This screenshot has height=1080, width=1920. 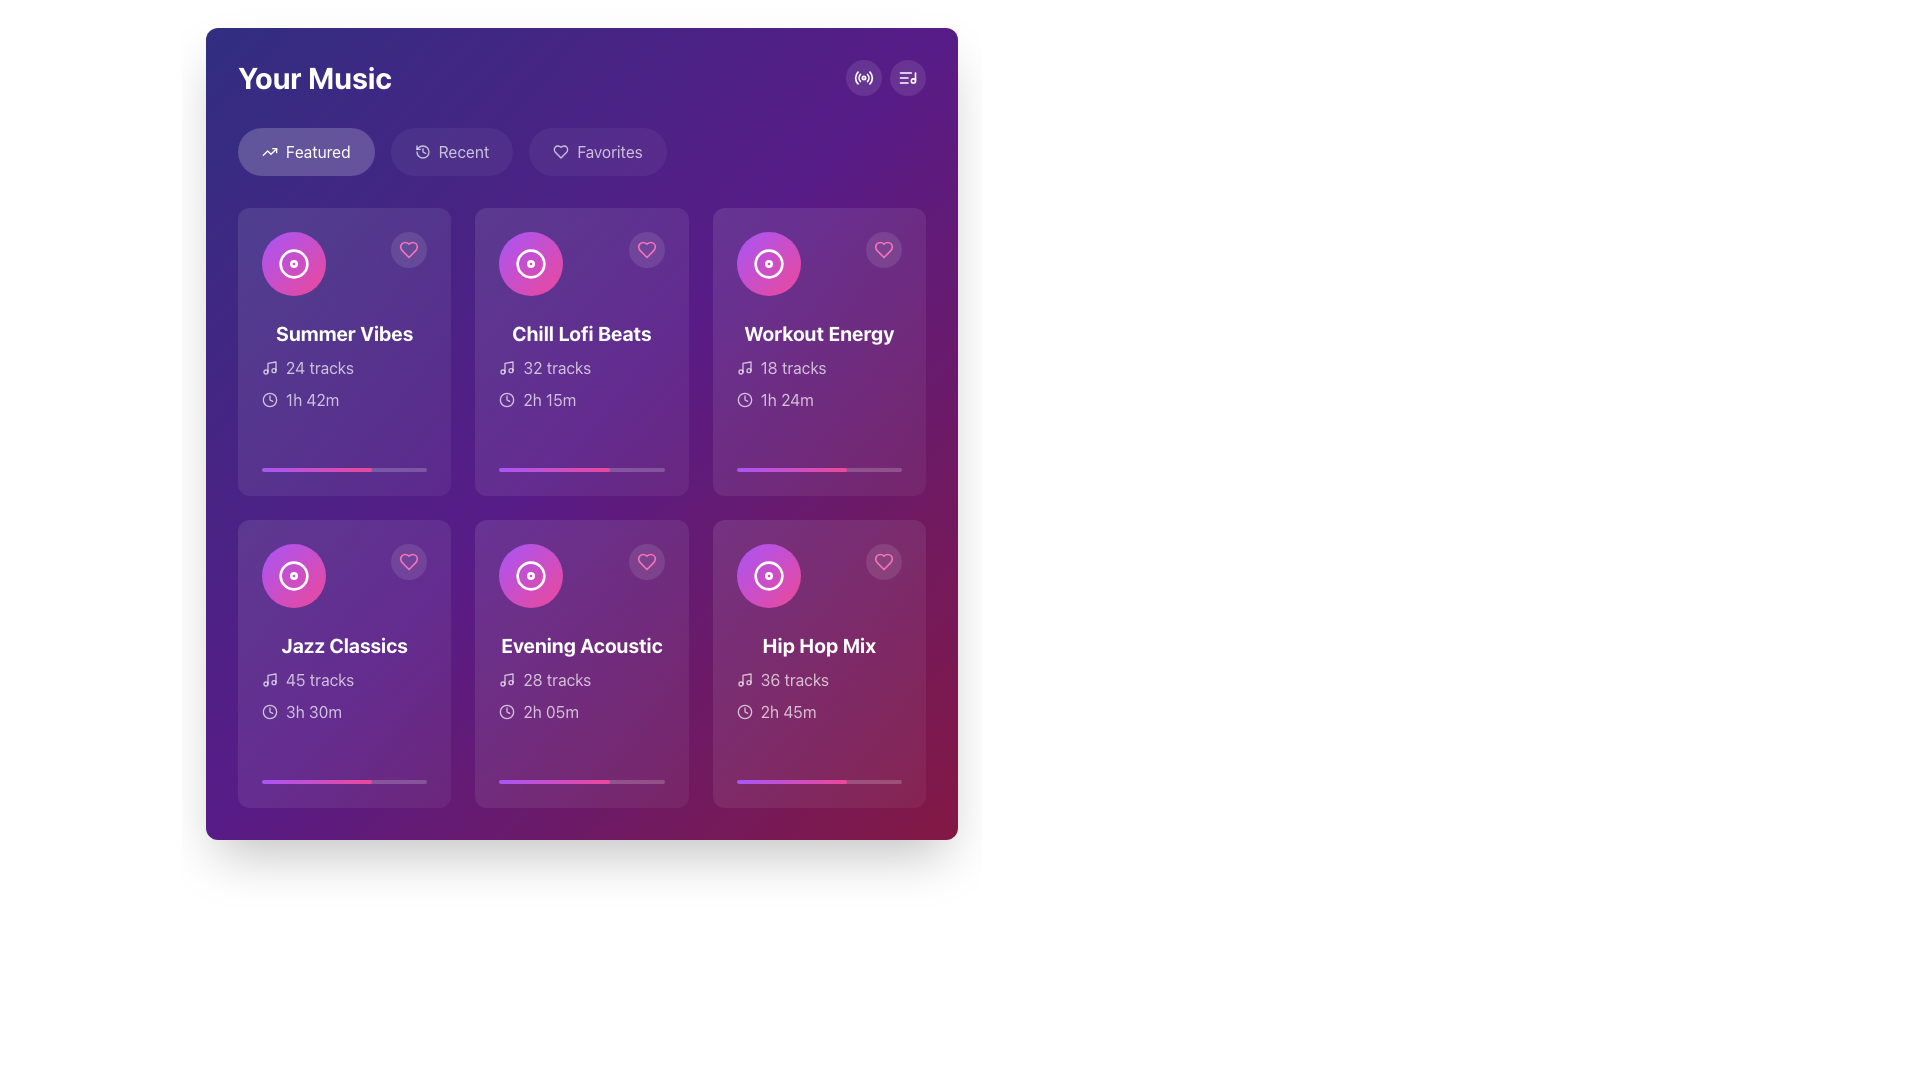 I want to click on the time indication icon located in the lower-left corner of the 'Jazz Classics' section, positioned to the left of the '3h 30m' text, so click(x=268, y=711).